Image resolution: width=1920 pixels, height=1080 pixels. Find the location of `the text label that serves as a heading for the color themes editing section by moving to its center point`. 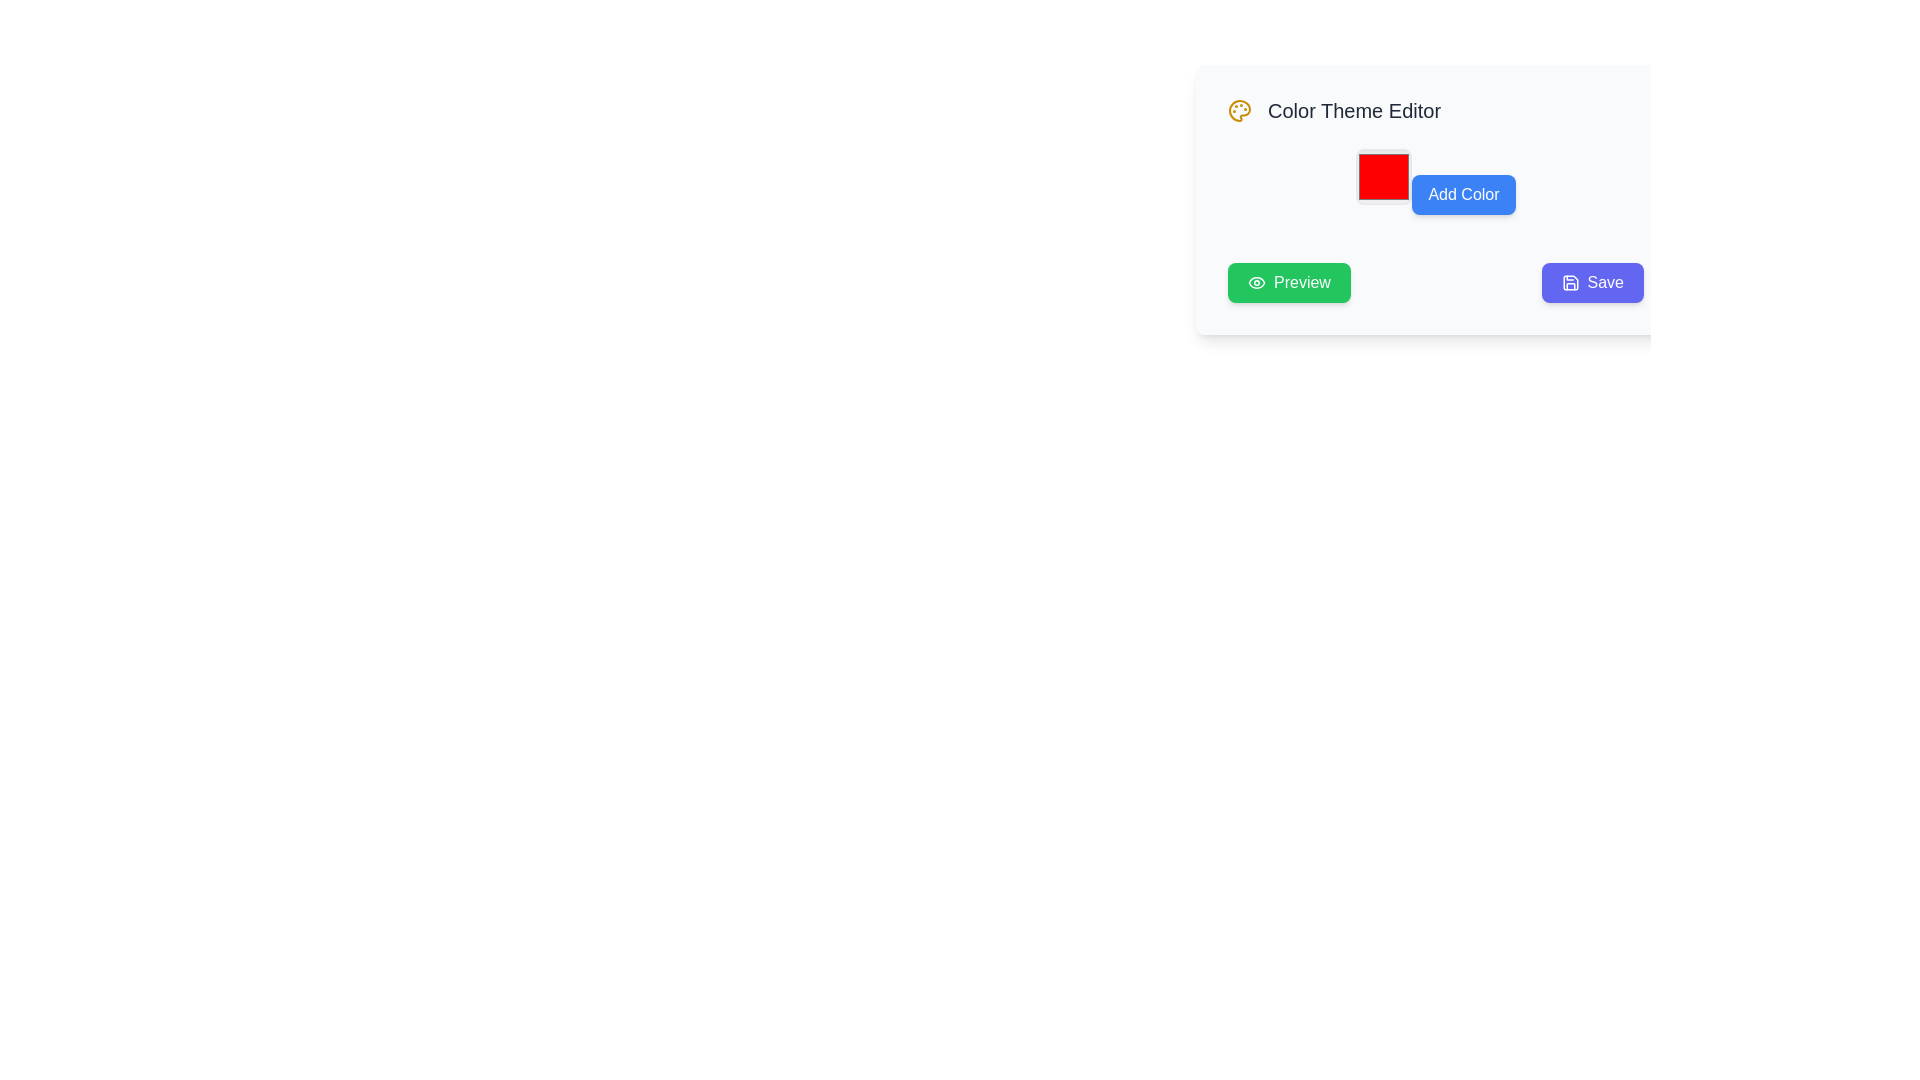

the text label that serves as a heading for the color themes editing section by moving to its center point is located at coordinates (1354, 111).